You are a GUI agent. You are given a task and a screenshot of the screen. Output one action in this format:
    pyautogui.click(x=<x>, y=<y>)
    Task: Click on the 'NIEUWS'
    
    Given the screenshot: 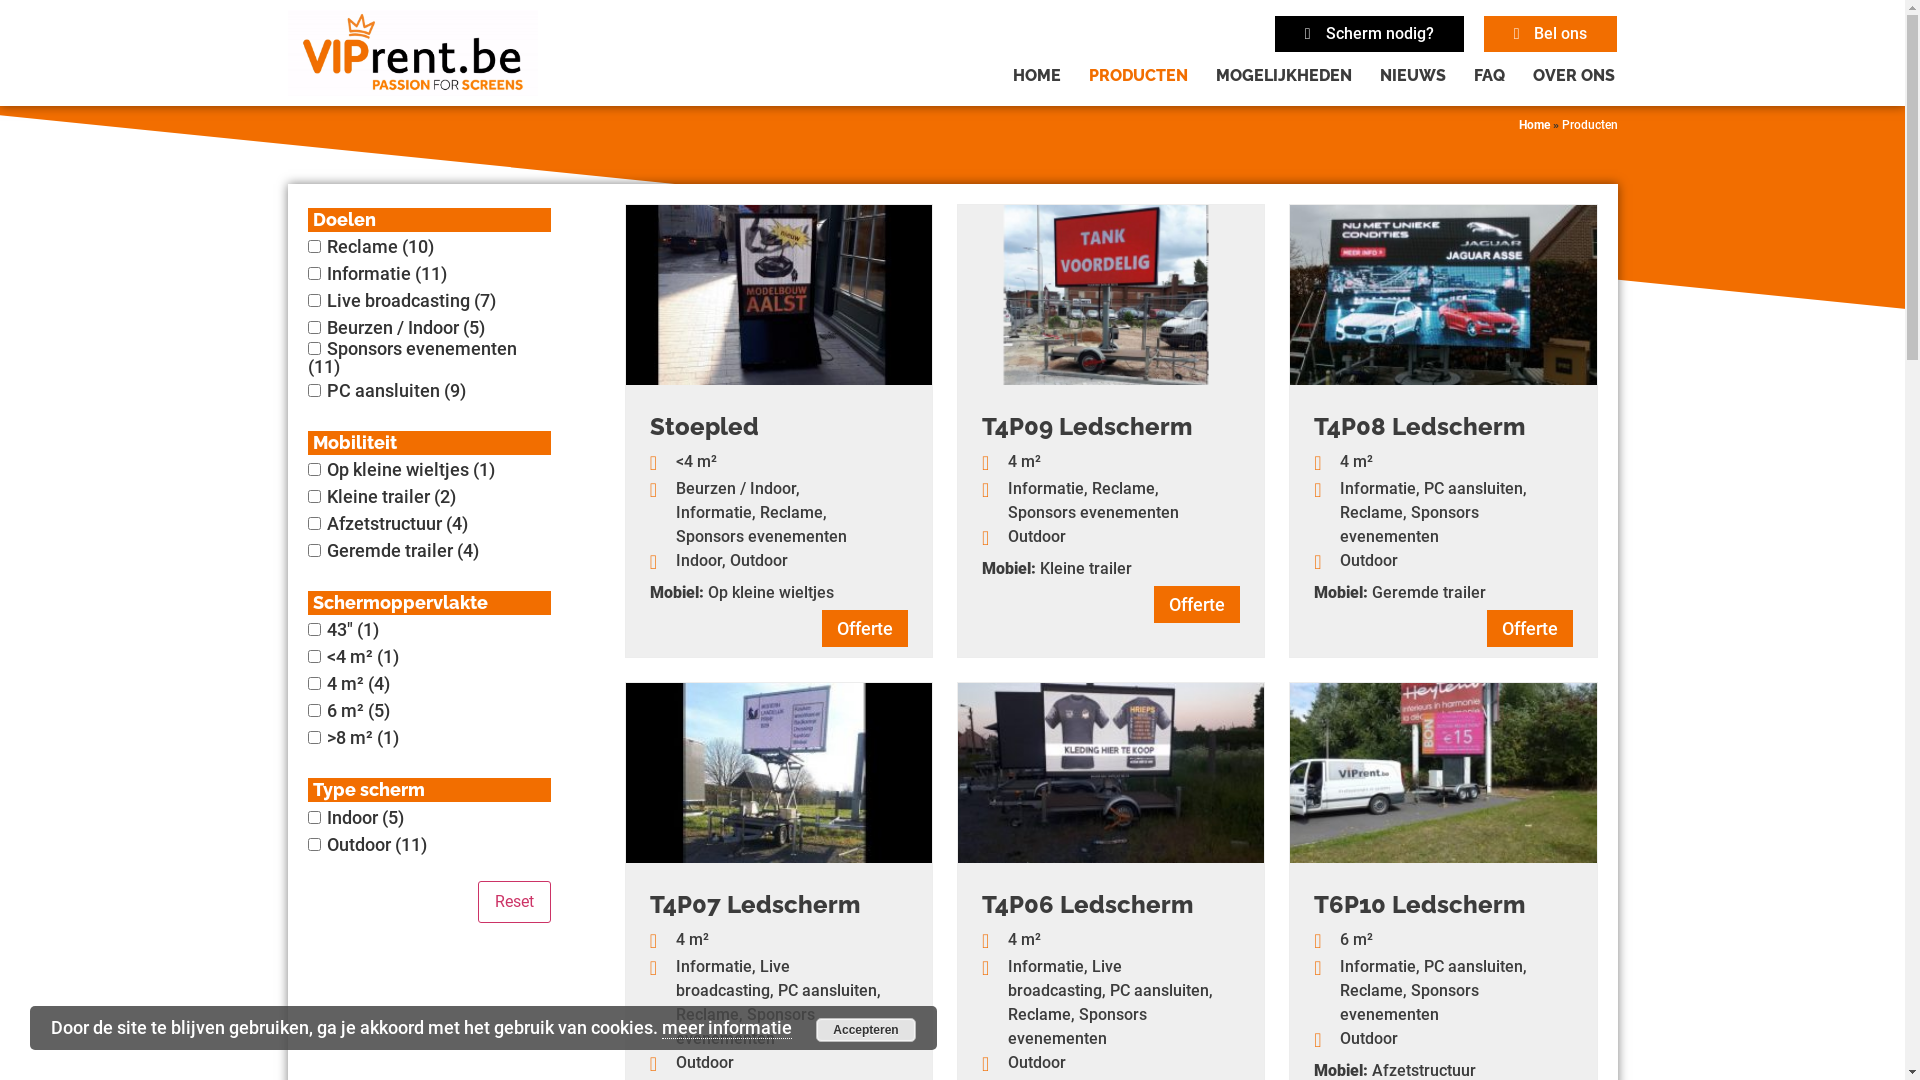 What is the action you would take?
    pyautogui.click(x=1411, y=75)
    